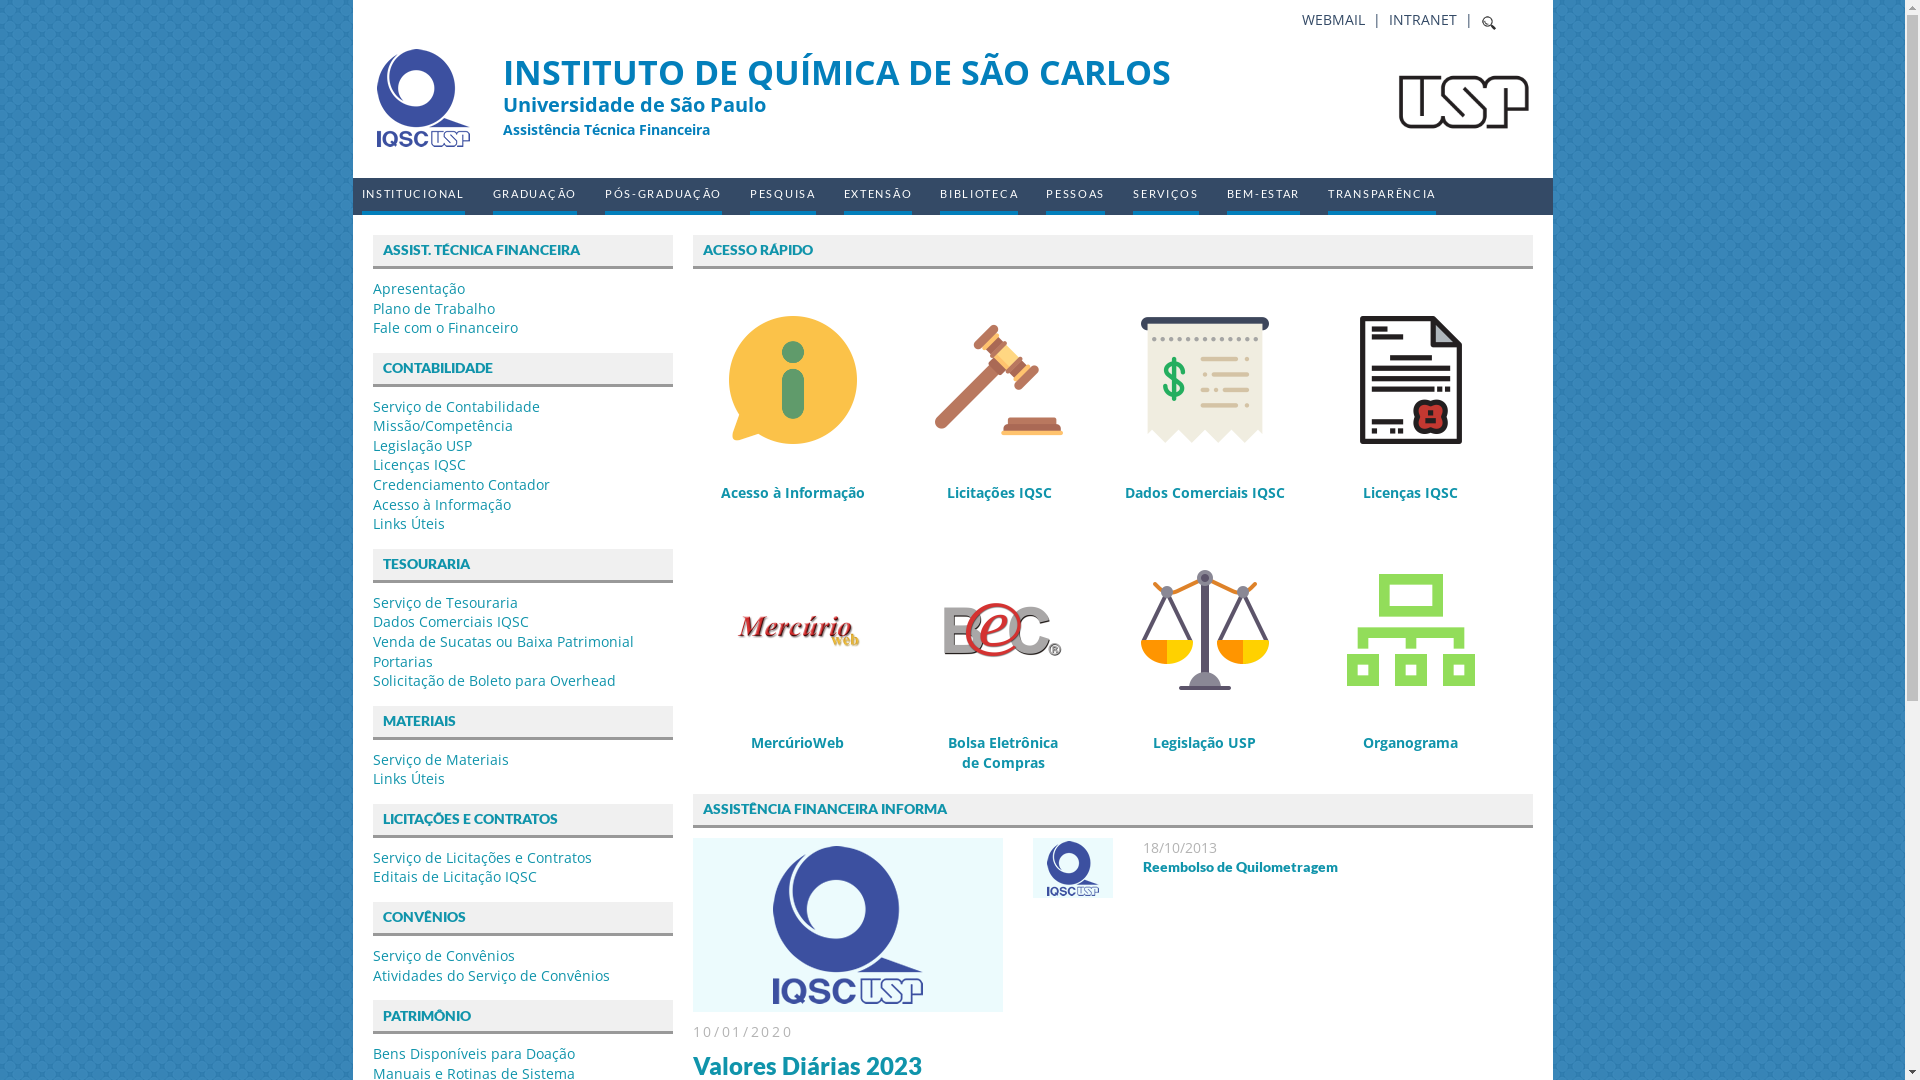 The width and height of the screenshot is (1920, 1080). I want to click on 'Venda de Sucatas ou Baixa Patrimonial', so click(502, 641).